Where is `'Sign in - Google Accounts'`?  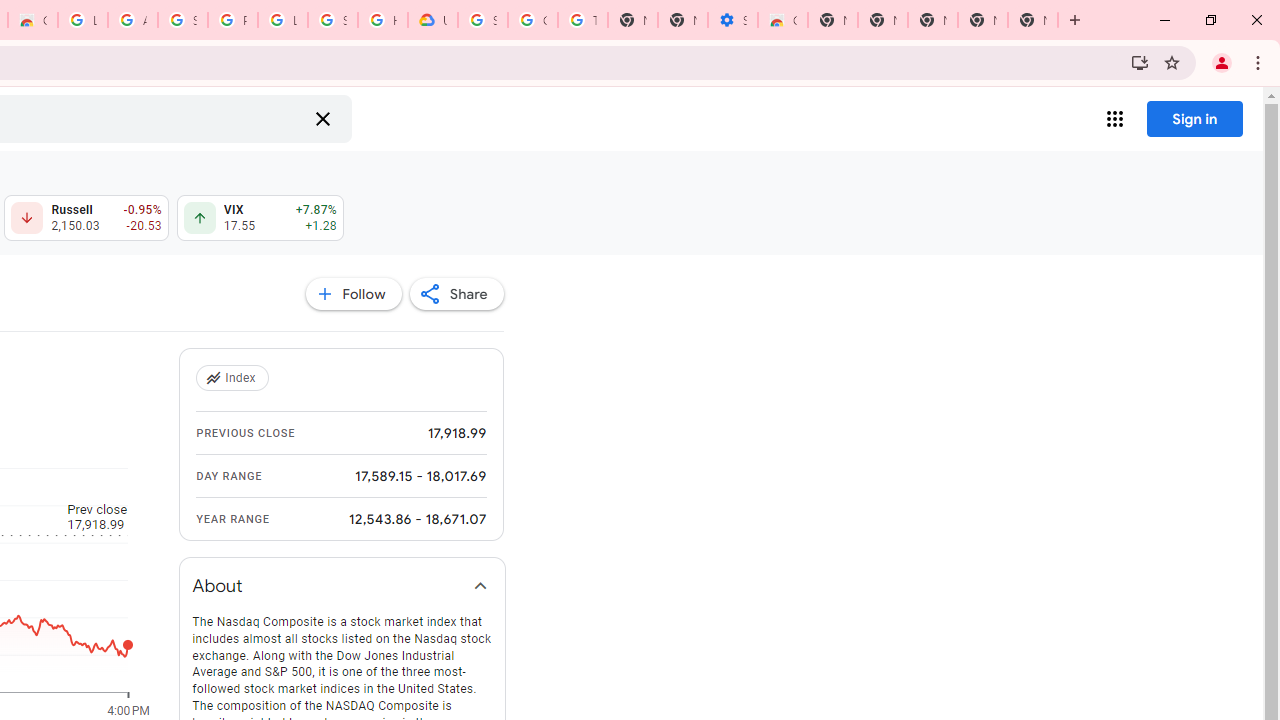
'Sign in - Google Accounts' is located at coordinates (333, 20).